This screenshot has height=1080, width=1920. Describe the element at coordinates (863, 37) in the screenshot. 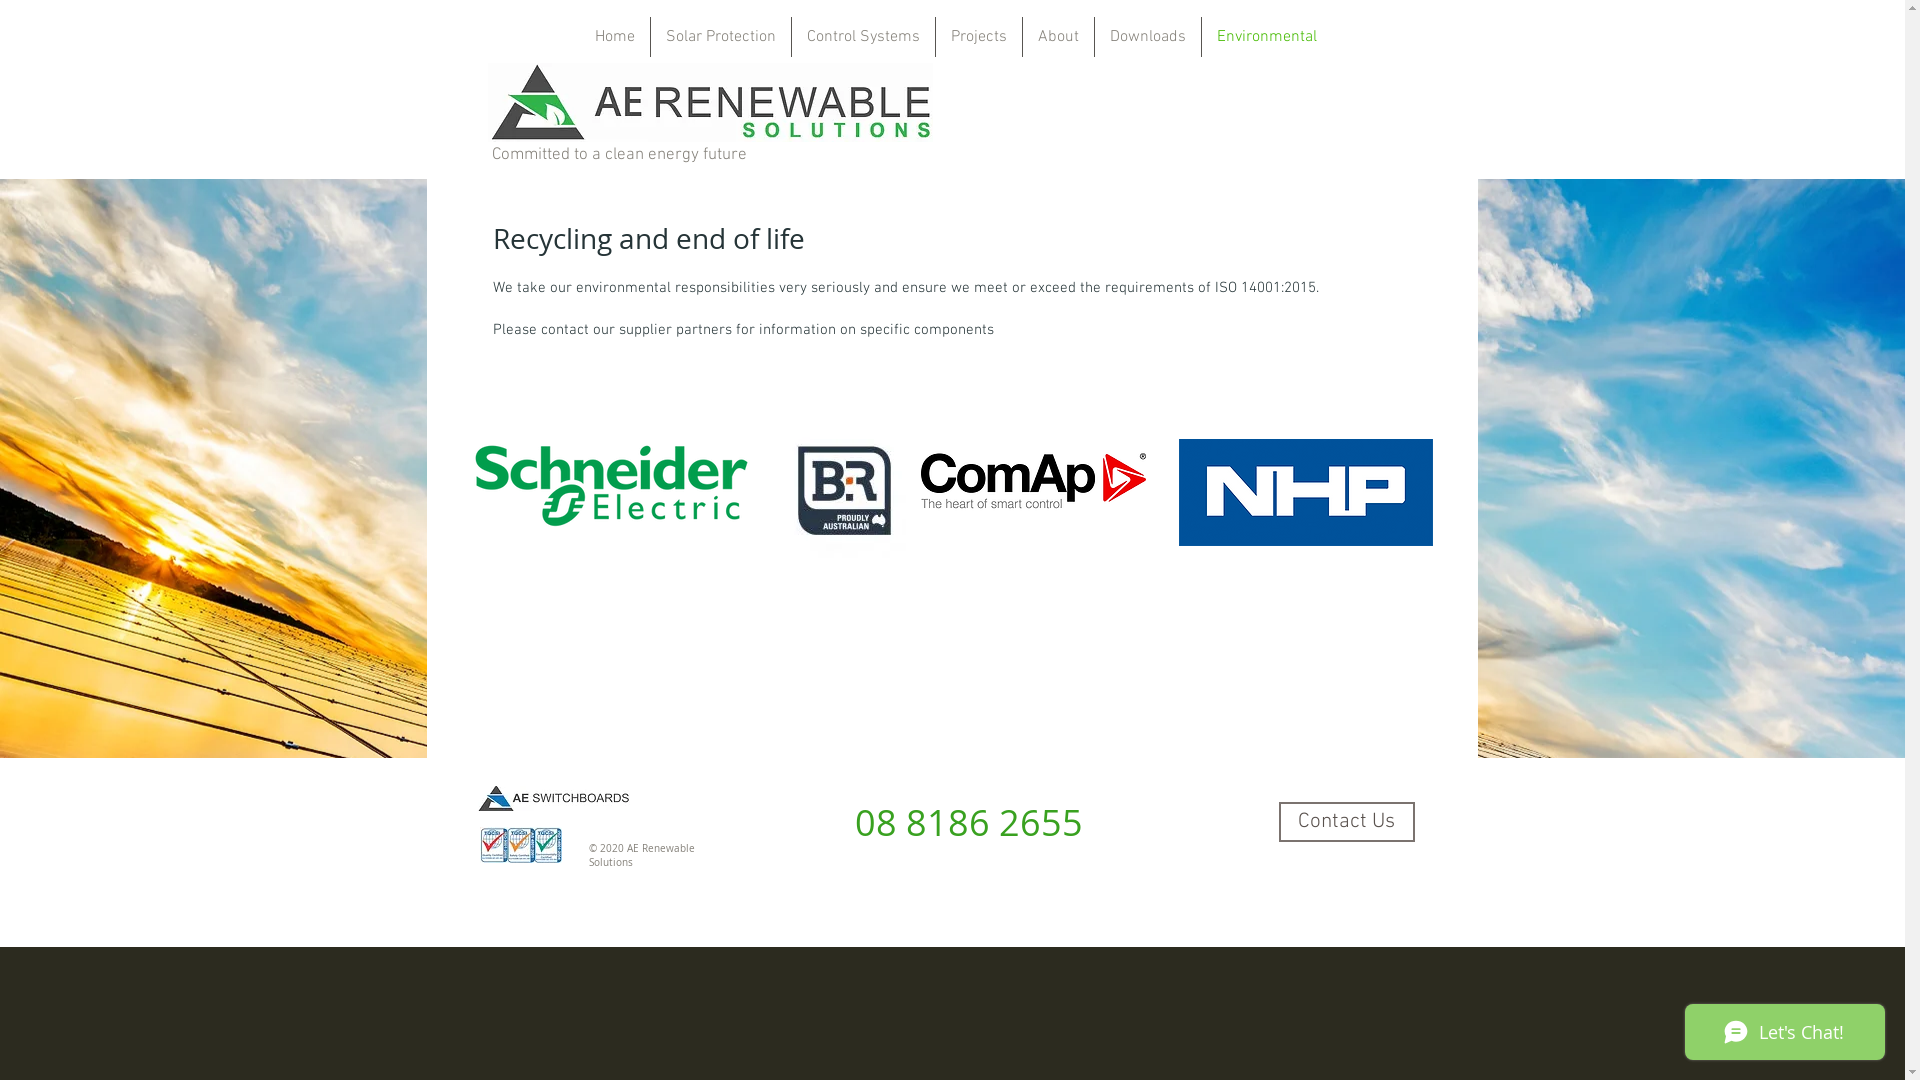

I see `'Control Systems'` at that location.